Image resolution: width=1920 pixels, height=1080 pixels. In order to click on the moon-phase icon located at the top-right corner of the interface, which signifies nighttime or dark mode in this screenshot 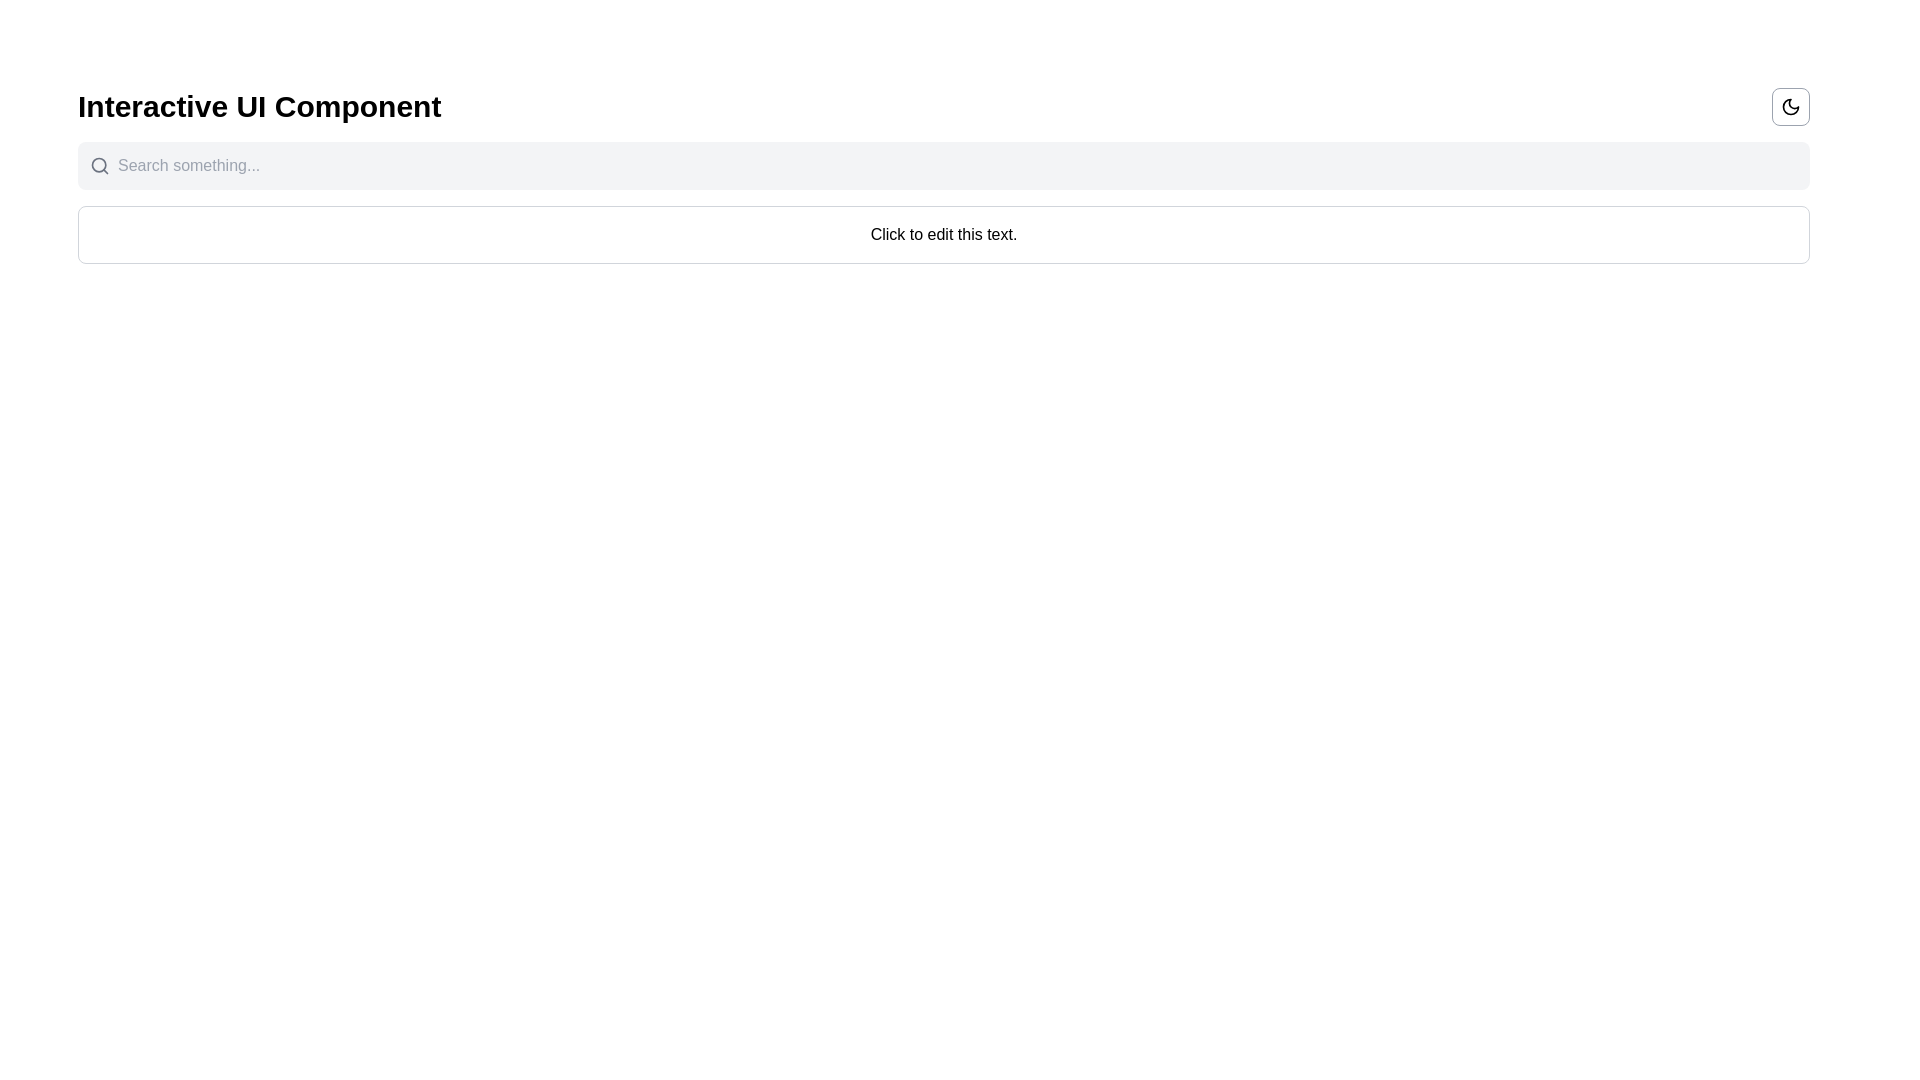, I will do `click(1790, 107)`.